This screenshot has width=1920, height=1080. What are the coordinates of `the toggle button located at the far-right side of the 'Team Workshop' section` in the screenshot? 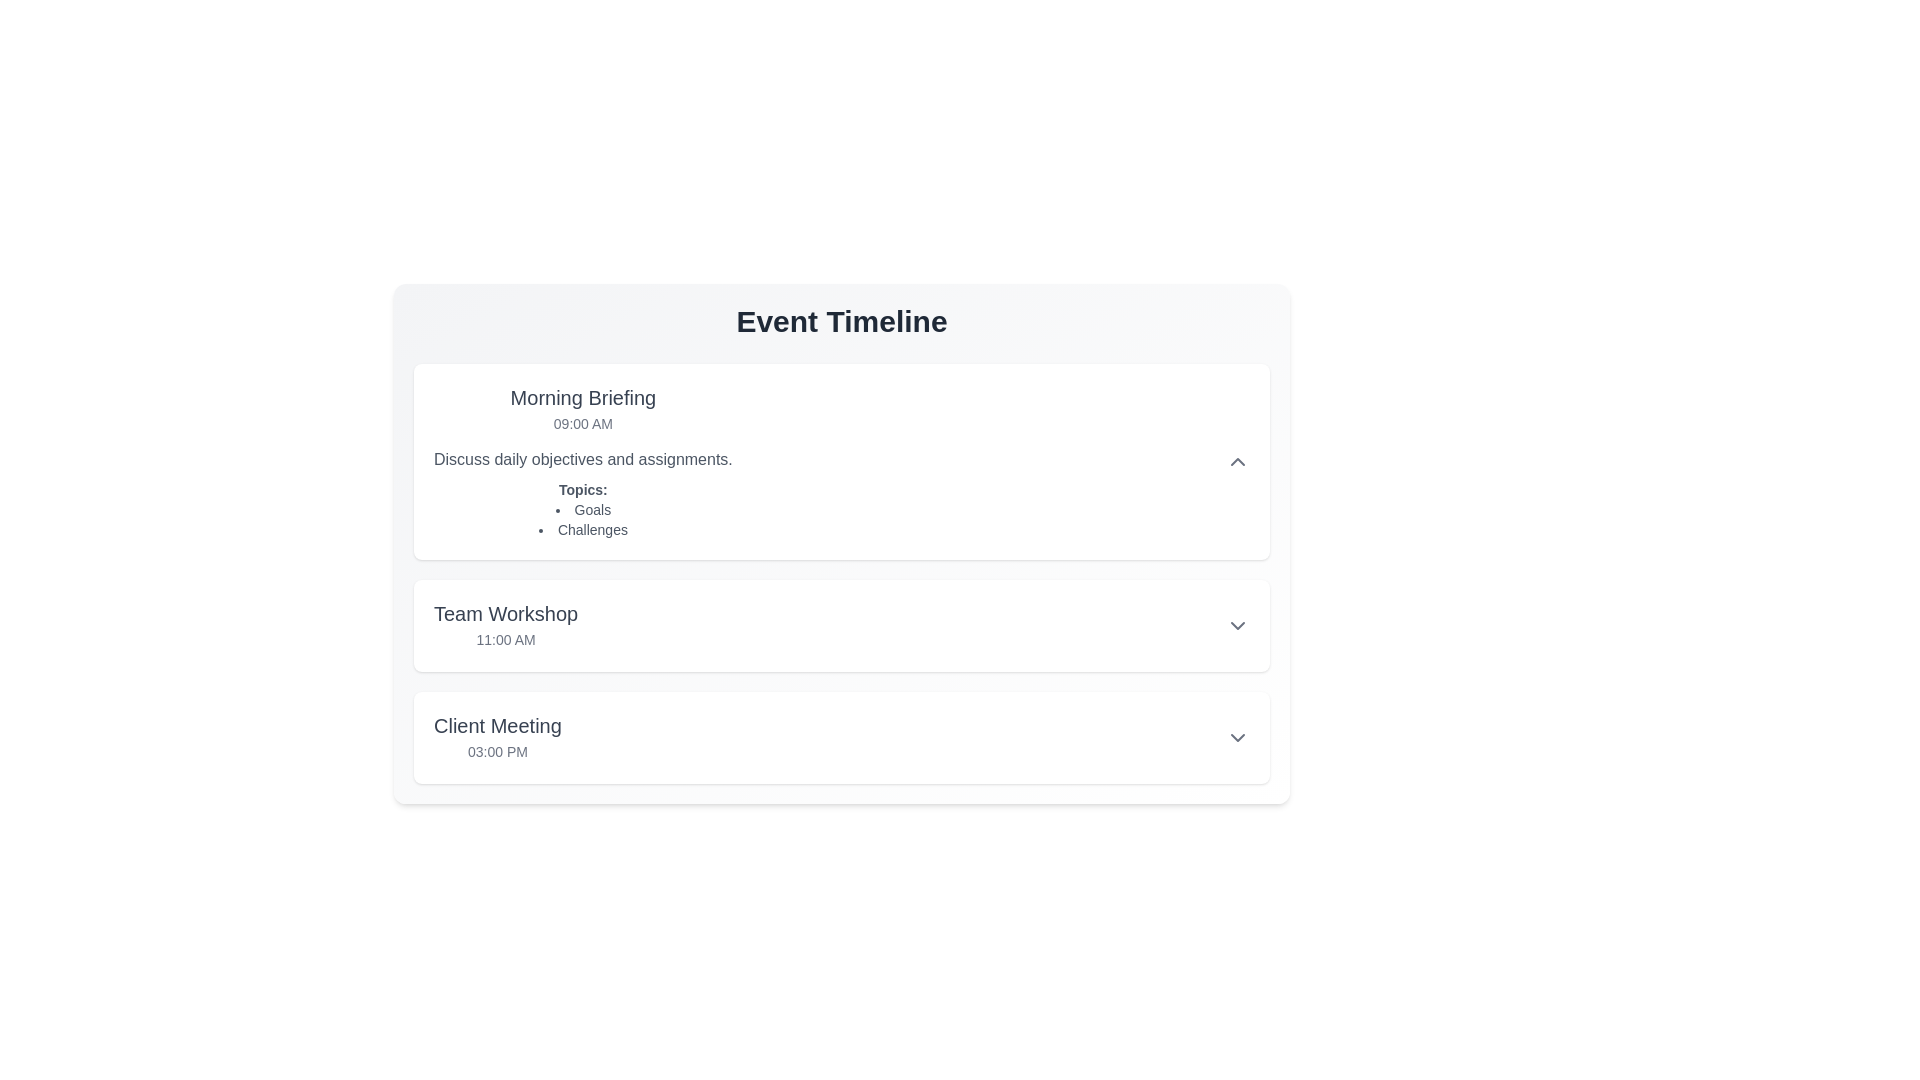 It's located at (1237, 624).